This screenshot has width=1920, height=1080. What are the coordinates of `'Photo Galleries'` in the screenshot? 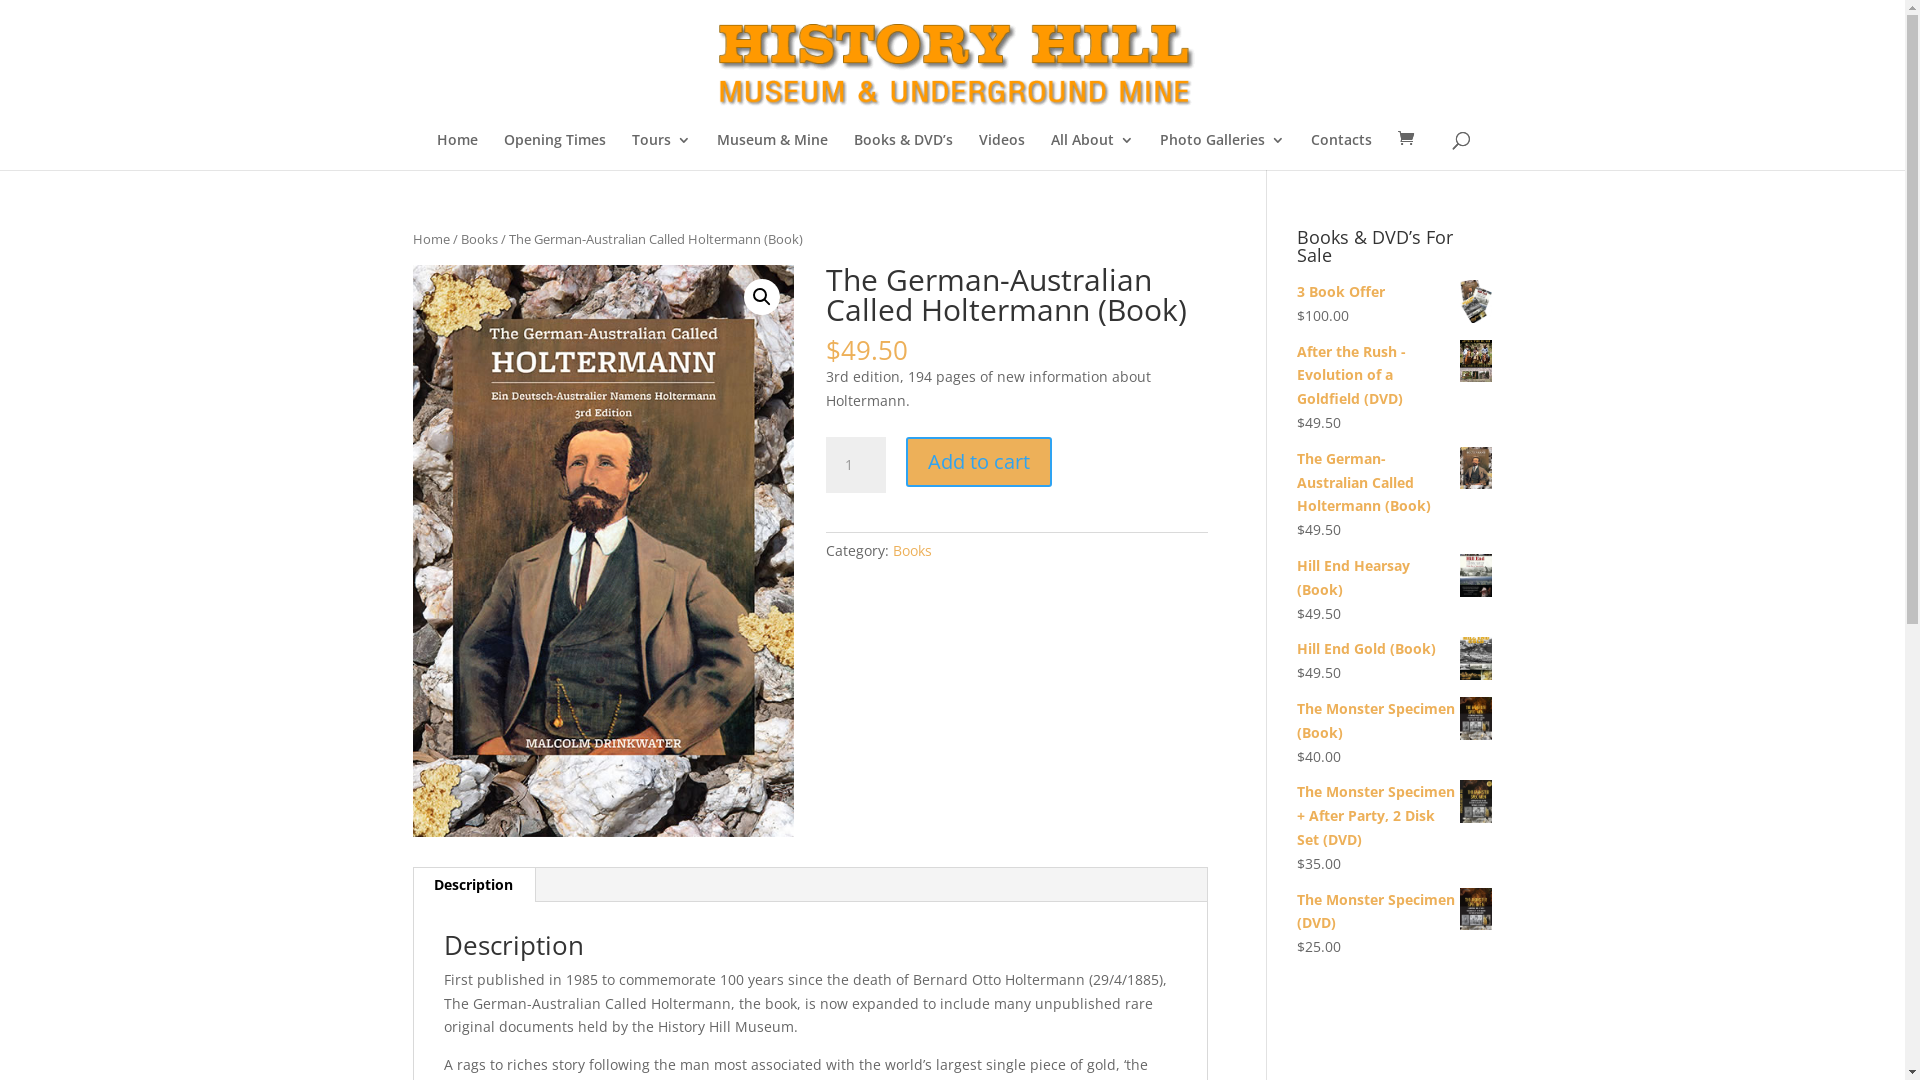 It's located at (1221, 150).